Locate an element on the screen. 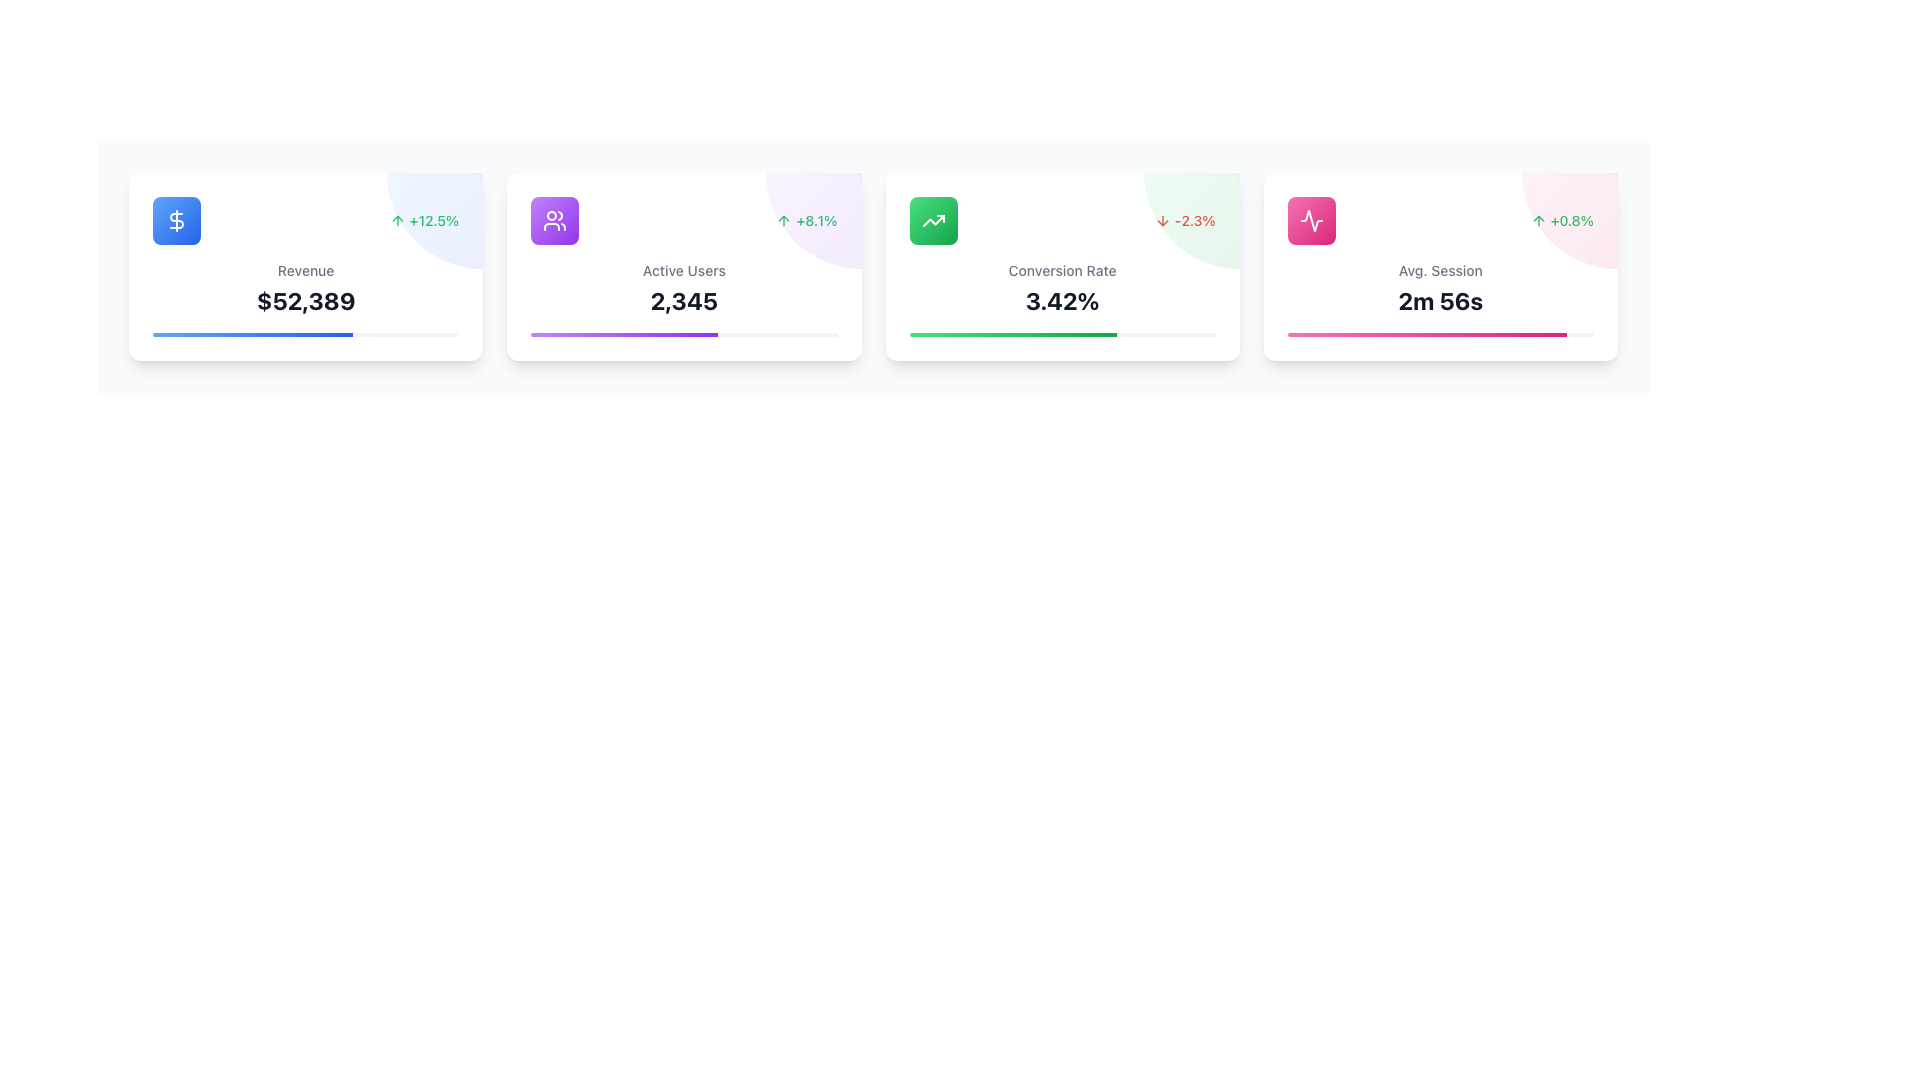 The width and height of the screenshot is (1920, 1080). the green upward arrow and '+0.8%' text located in the top-right corner of the 'Avg. Session' widget is located at coordinates (1561, 220).